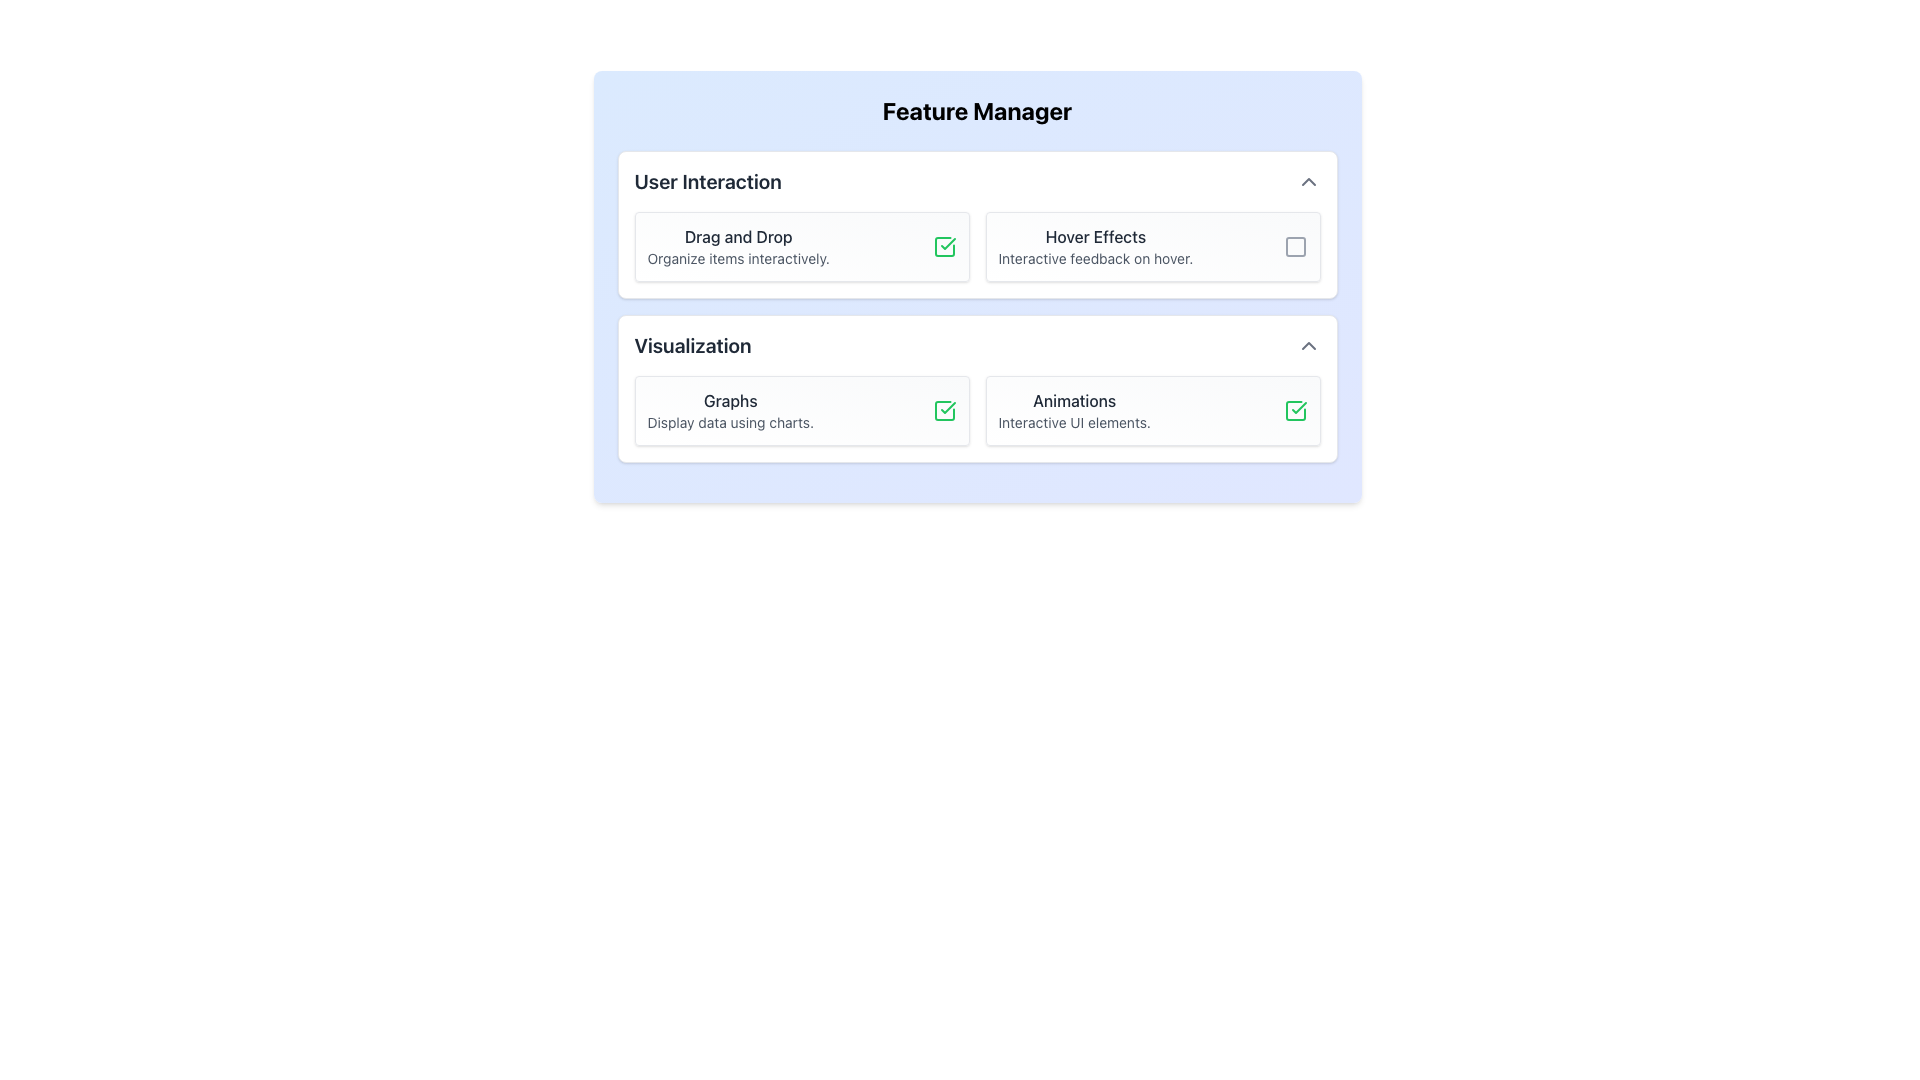 The height and width of the screenshot is (1080, 1920). What do you see at coordinates (1295, 410) in the screenshot?
I see `the green checkmark icon in the bottom-right region of the 'Animations' card` at bounding box center [1295, 410].